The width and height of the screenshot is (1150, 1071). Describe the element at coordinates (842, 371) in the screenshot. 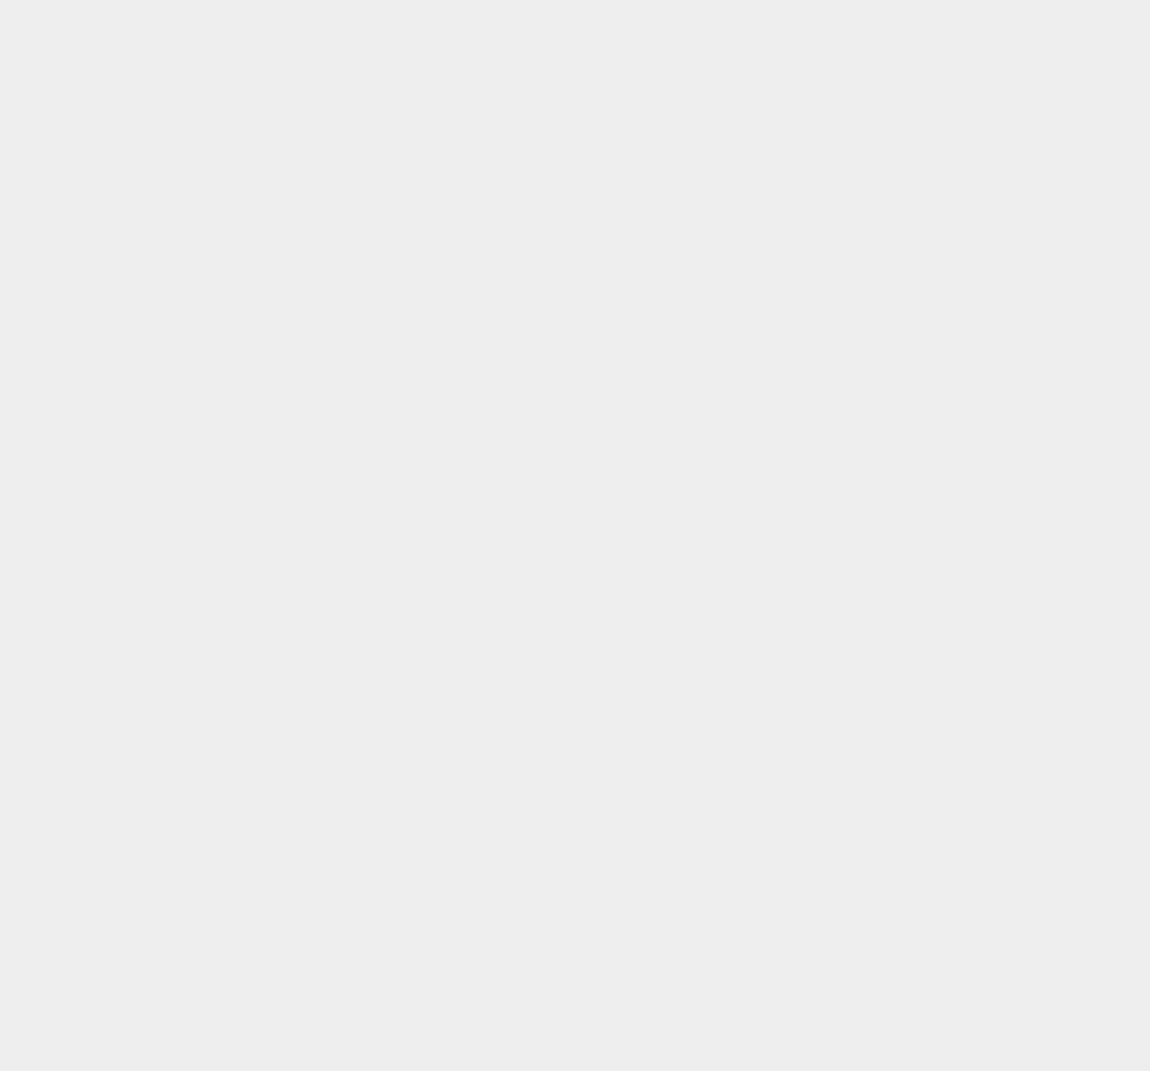

I see `'Vodafone'` at that location.